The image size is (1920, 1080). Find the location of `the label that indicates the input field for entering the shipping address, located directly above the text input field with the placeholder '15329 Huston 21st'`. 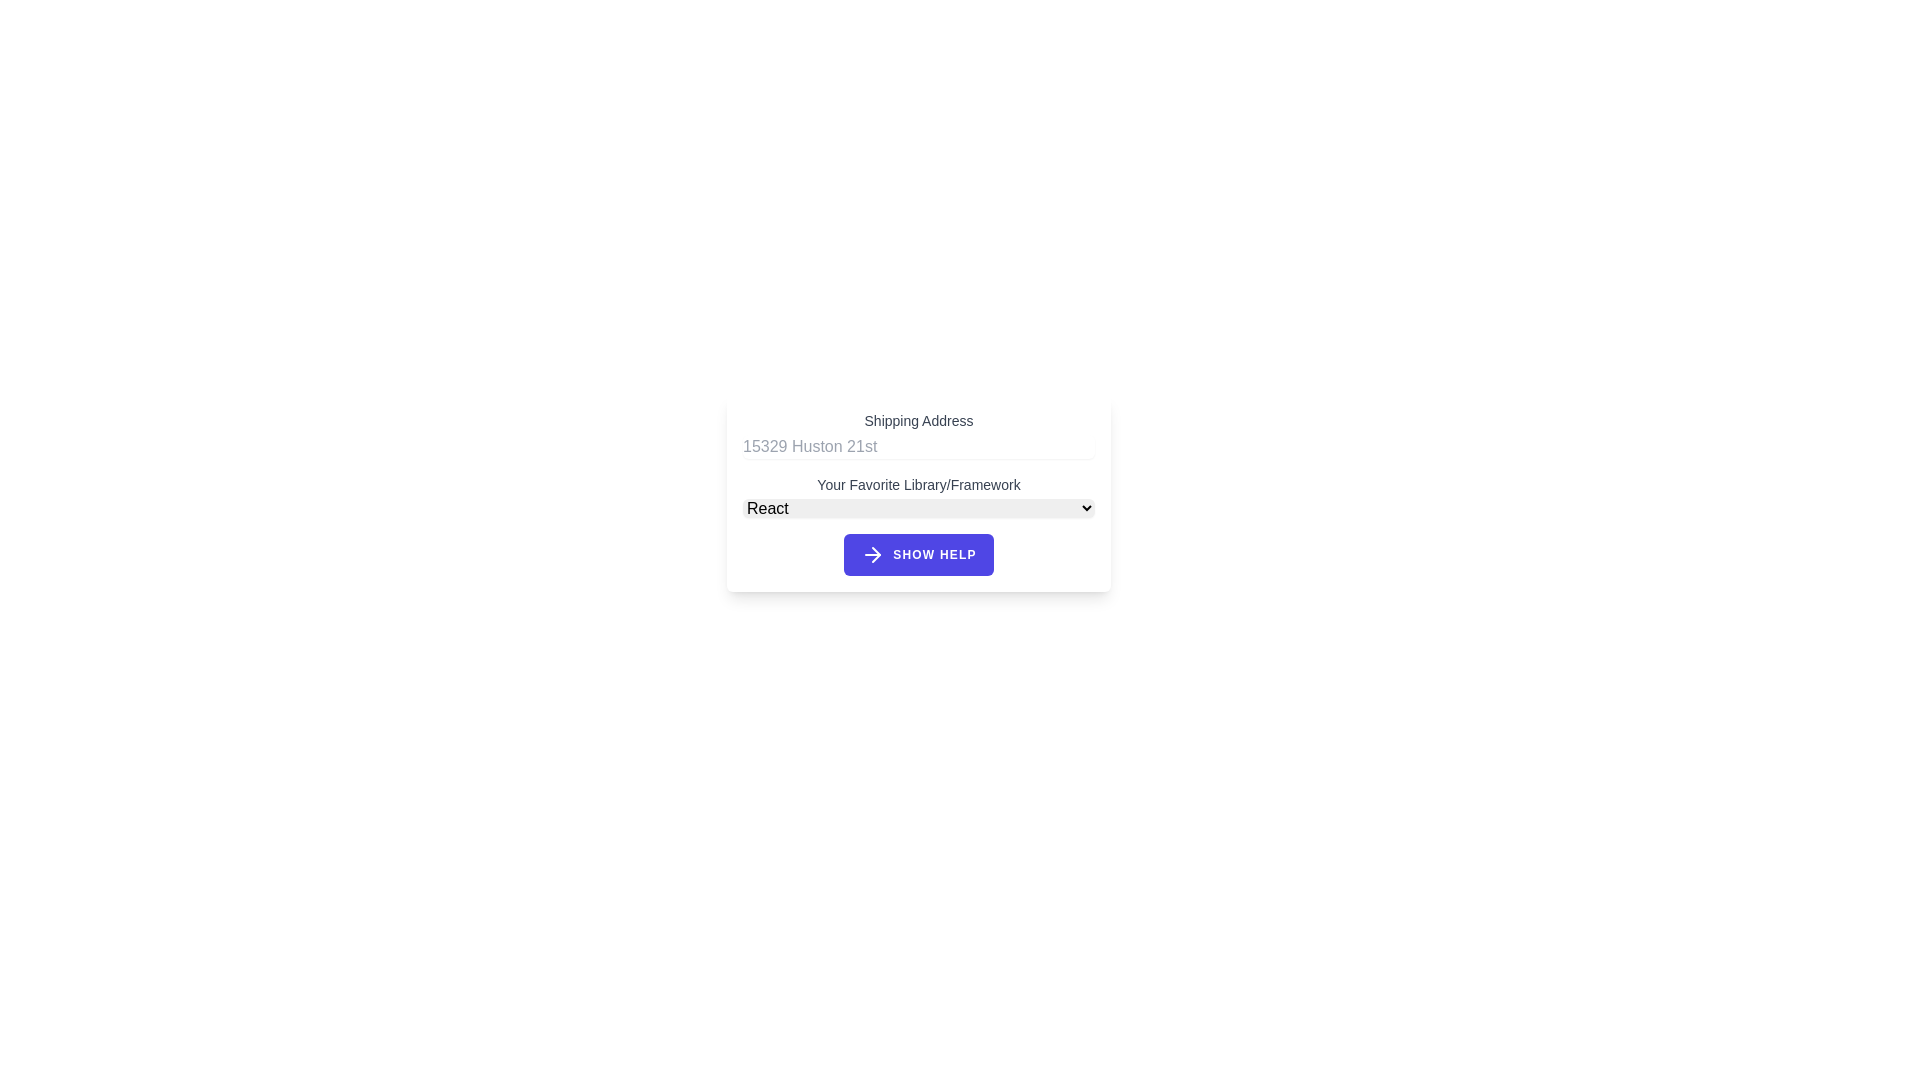

the label that indicates the input field for entering the shipping address, located directly above the text input field with the placeholder '15329 Huston 21st' is located at coordinates (917, 419).